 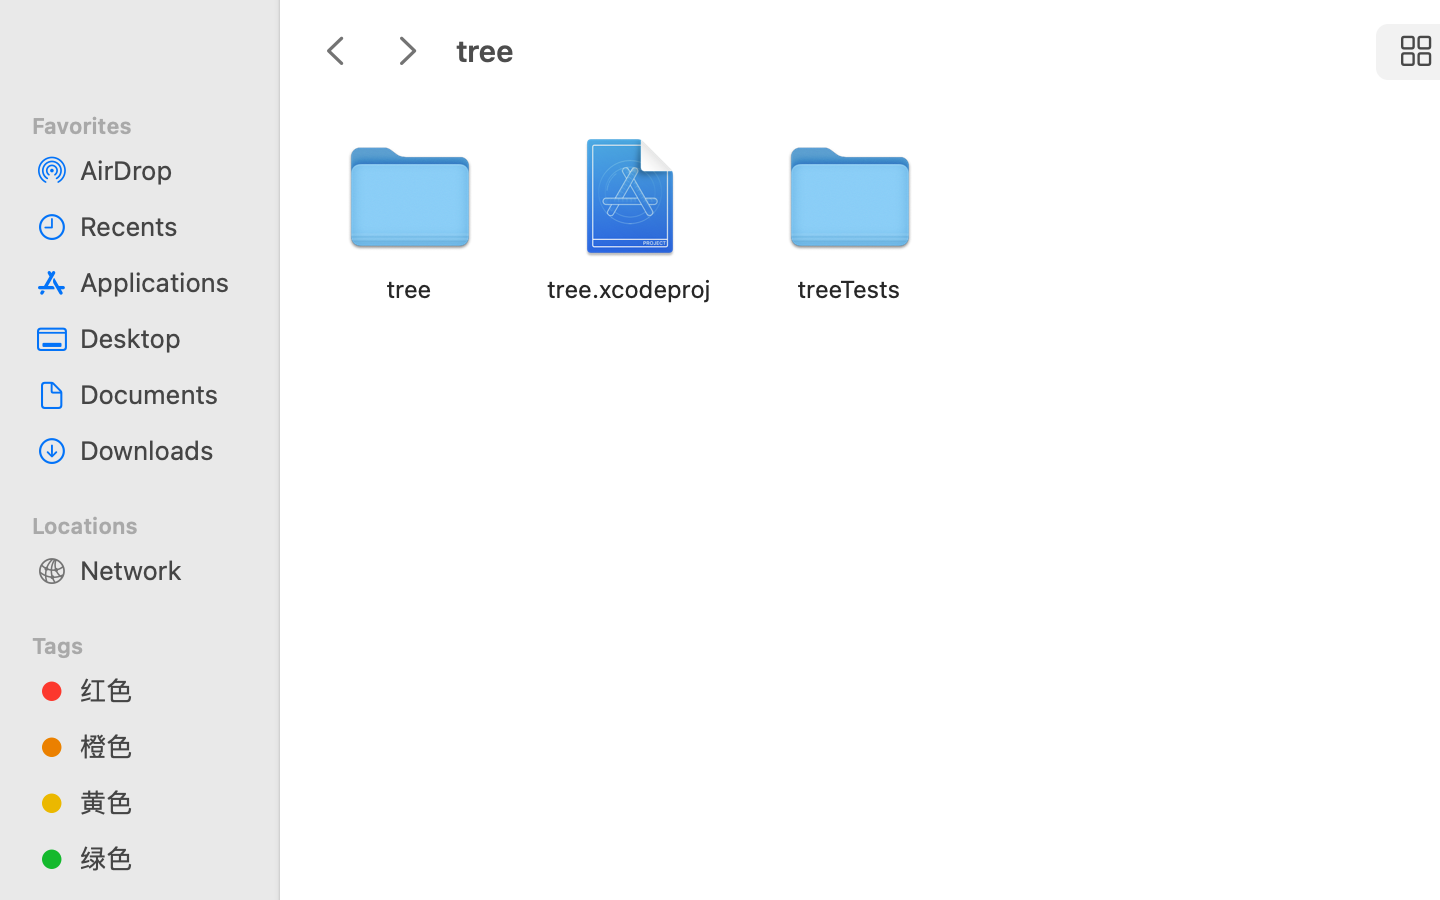 What do you see at coordinates (159, 569) in the screenshot?
I see `'Network'` at bounding box center [159, 569].